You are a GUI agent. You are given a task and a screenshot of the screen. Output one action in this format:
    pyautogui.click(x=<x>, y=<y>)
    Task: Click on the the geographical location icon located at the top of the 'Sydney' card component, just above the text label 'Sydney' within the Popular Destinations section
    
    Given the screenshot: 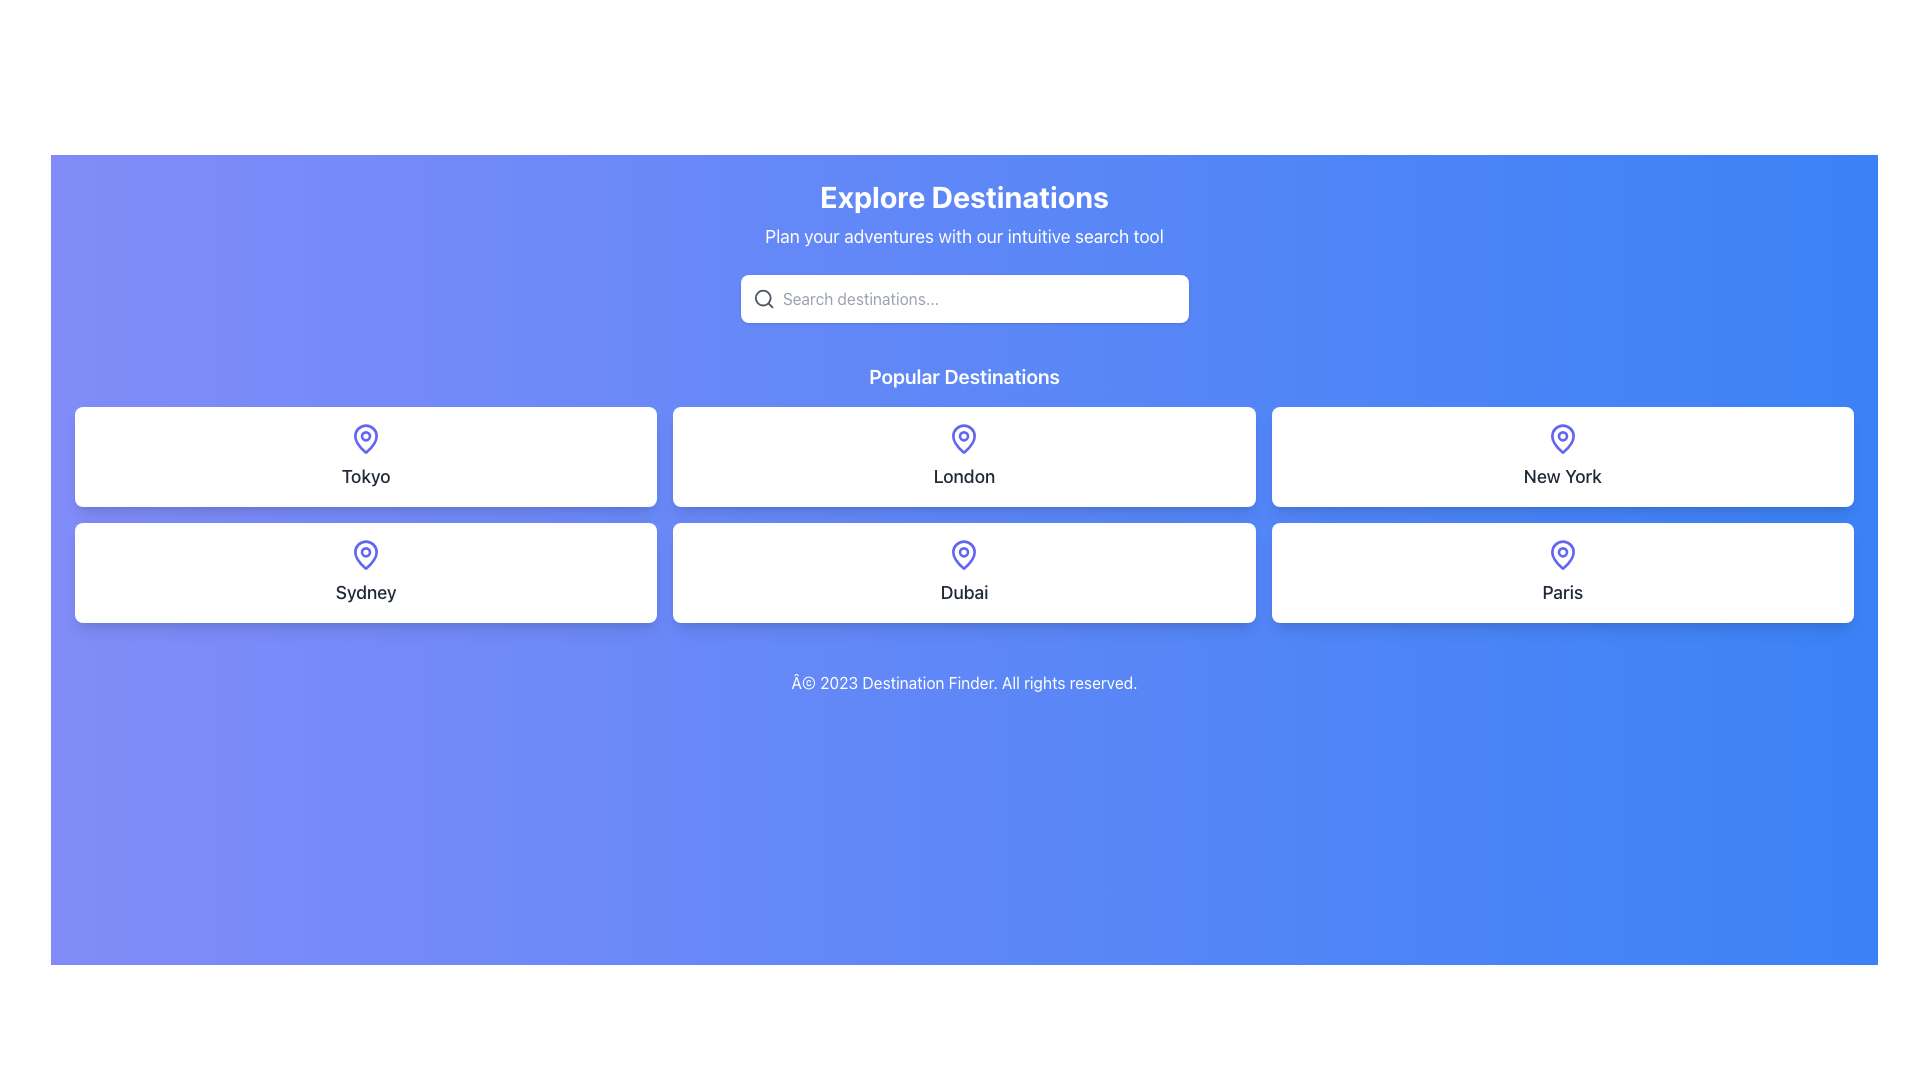 What is the action you would take?
    pyautogui.click(x=366, y=555)
    